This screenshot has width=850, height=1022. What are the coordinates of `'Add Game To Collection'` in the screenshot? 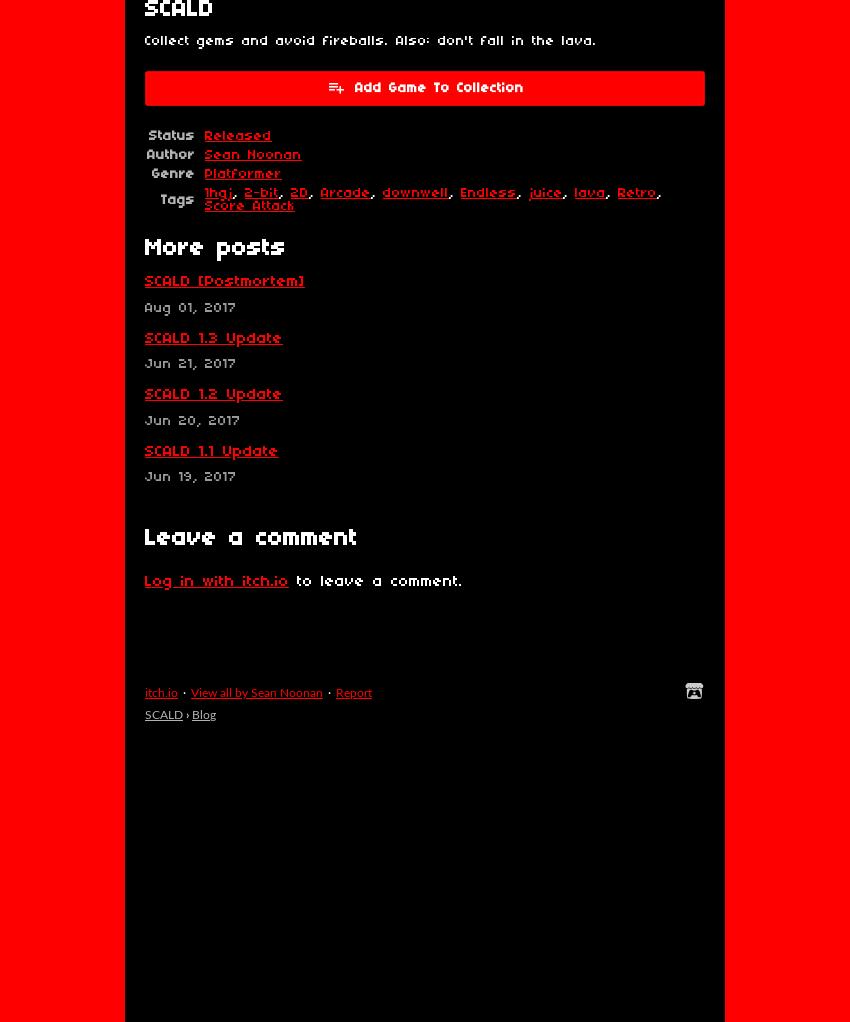 It's located at (353, 87).